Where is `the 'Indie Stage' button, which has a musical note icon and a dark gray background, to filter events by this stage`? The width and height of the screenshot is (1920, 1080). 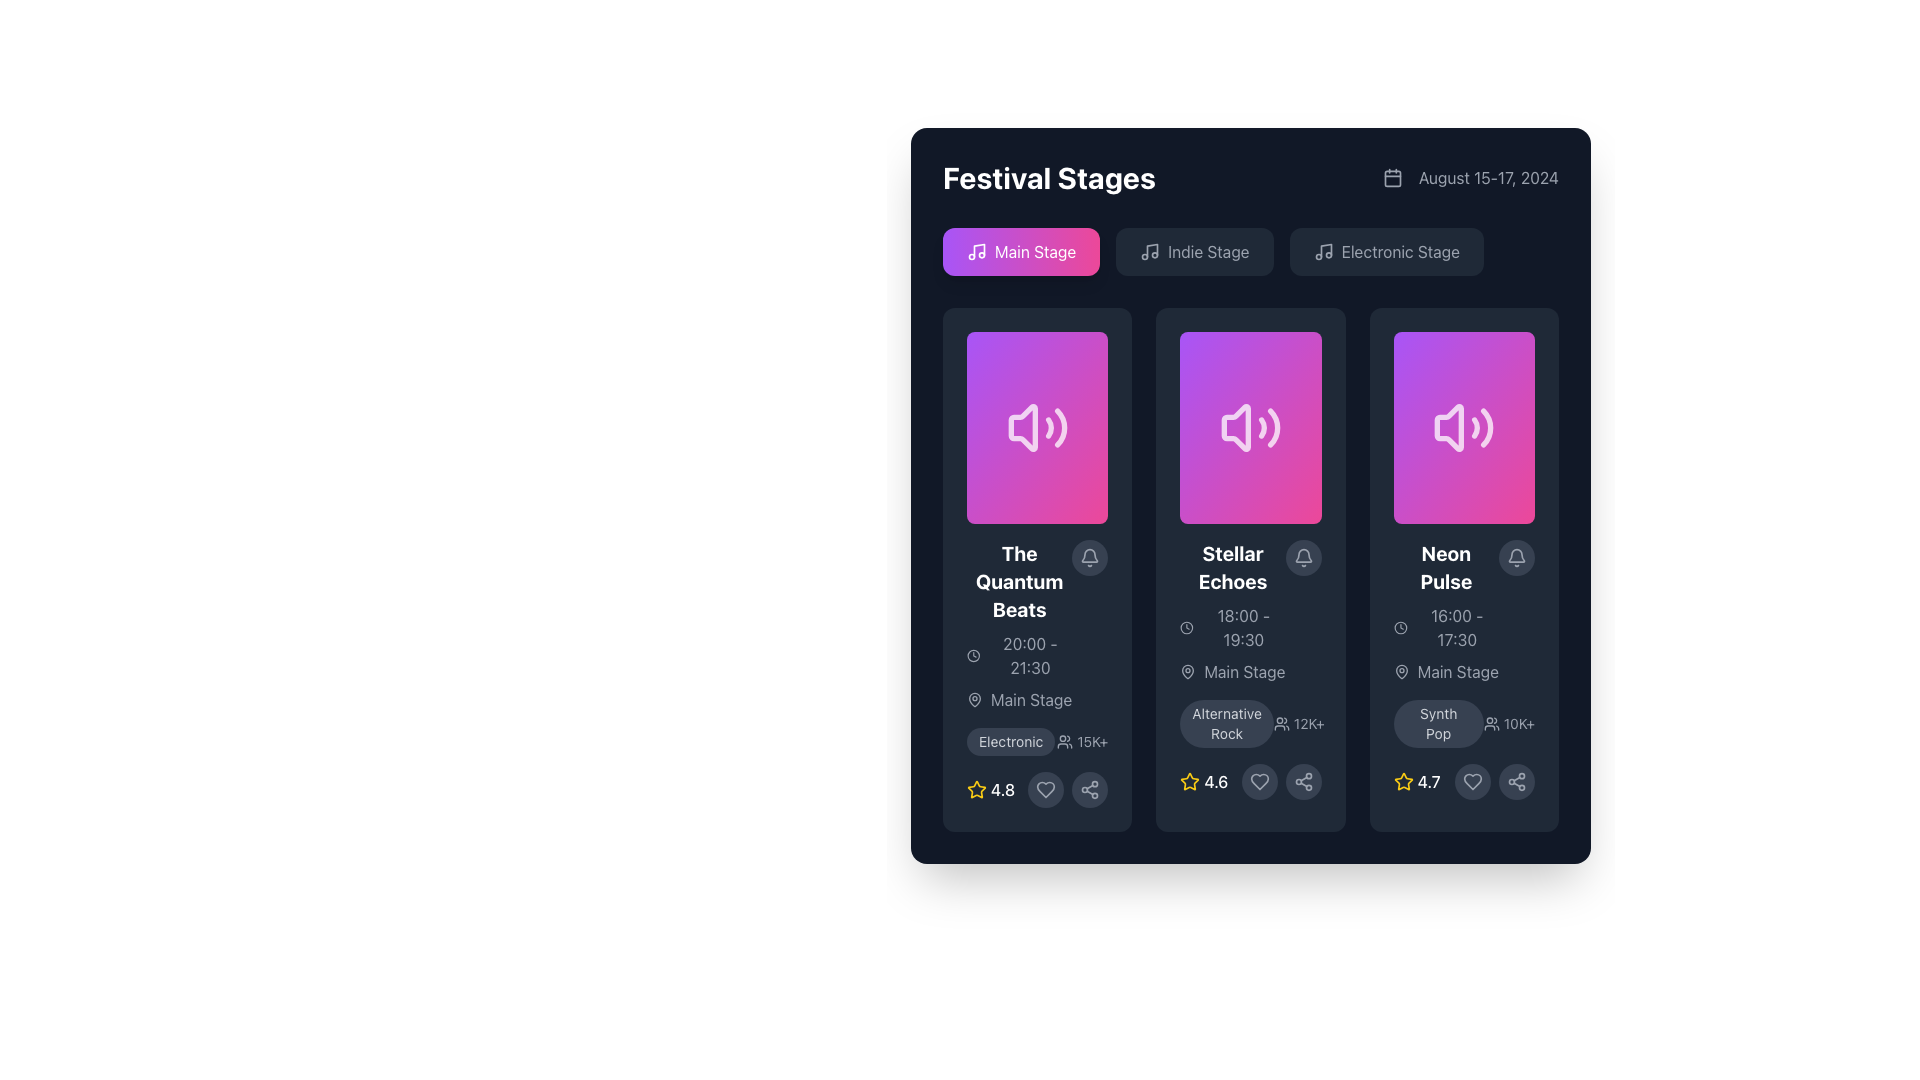 the 'Indie Stage' button, which has a musical note icon and a dark gray background, to filter events by this stage is located at coordinates (1194, 250).